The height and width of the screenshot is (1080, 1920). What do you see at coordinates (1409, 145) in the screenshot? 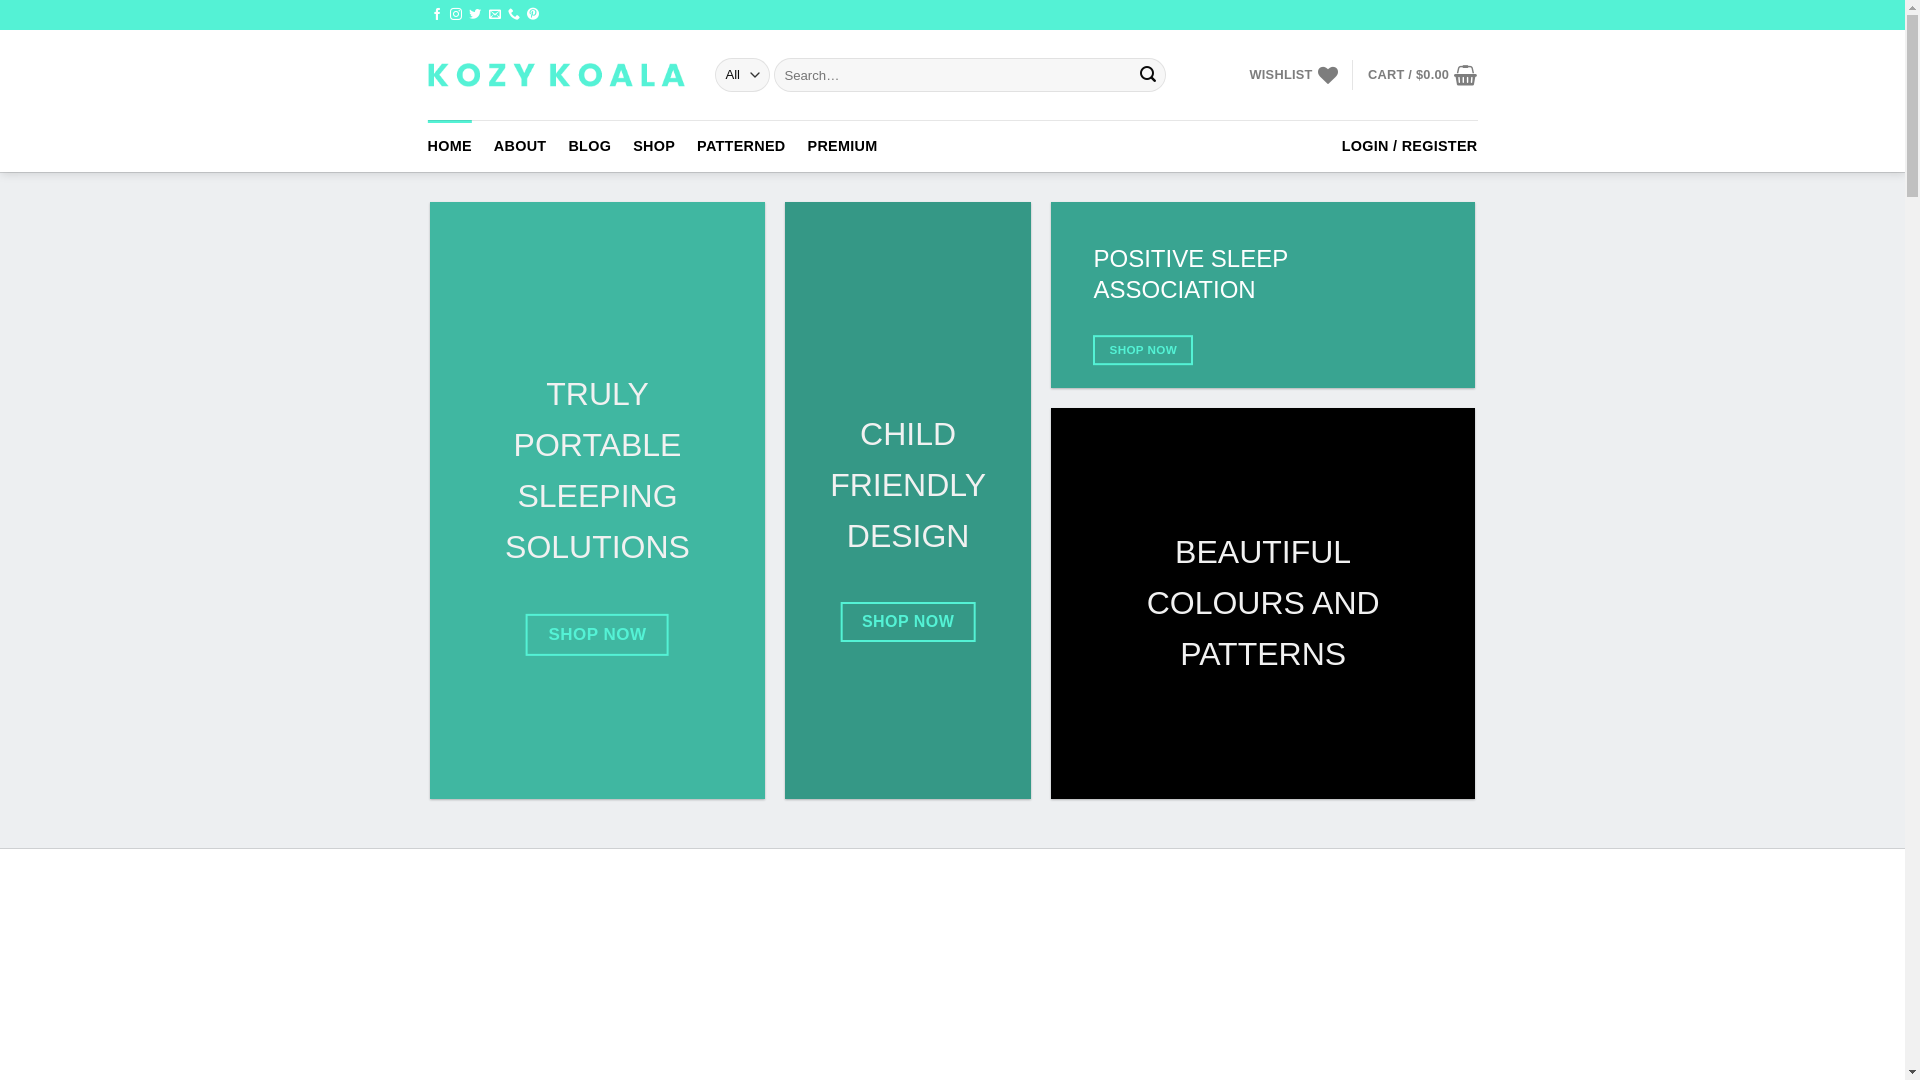
I see `'LOGIN / REGISTER'` at bounding box center [1409, 145].